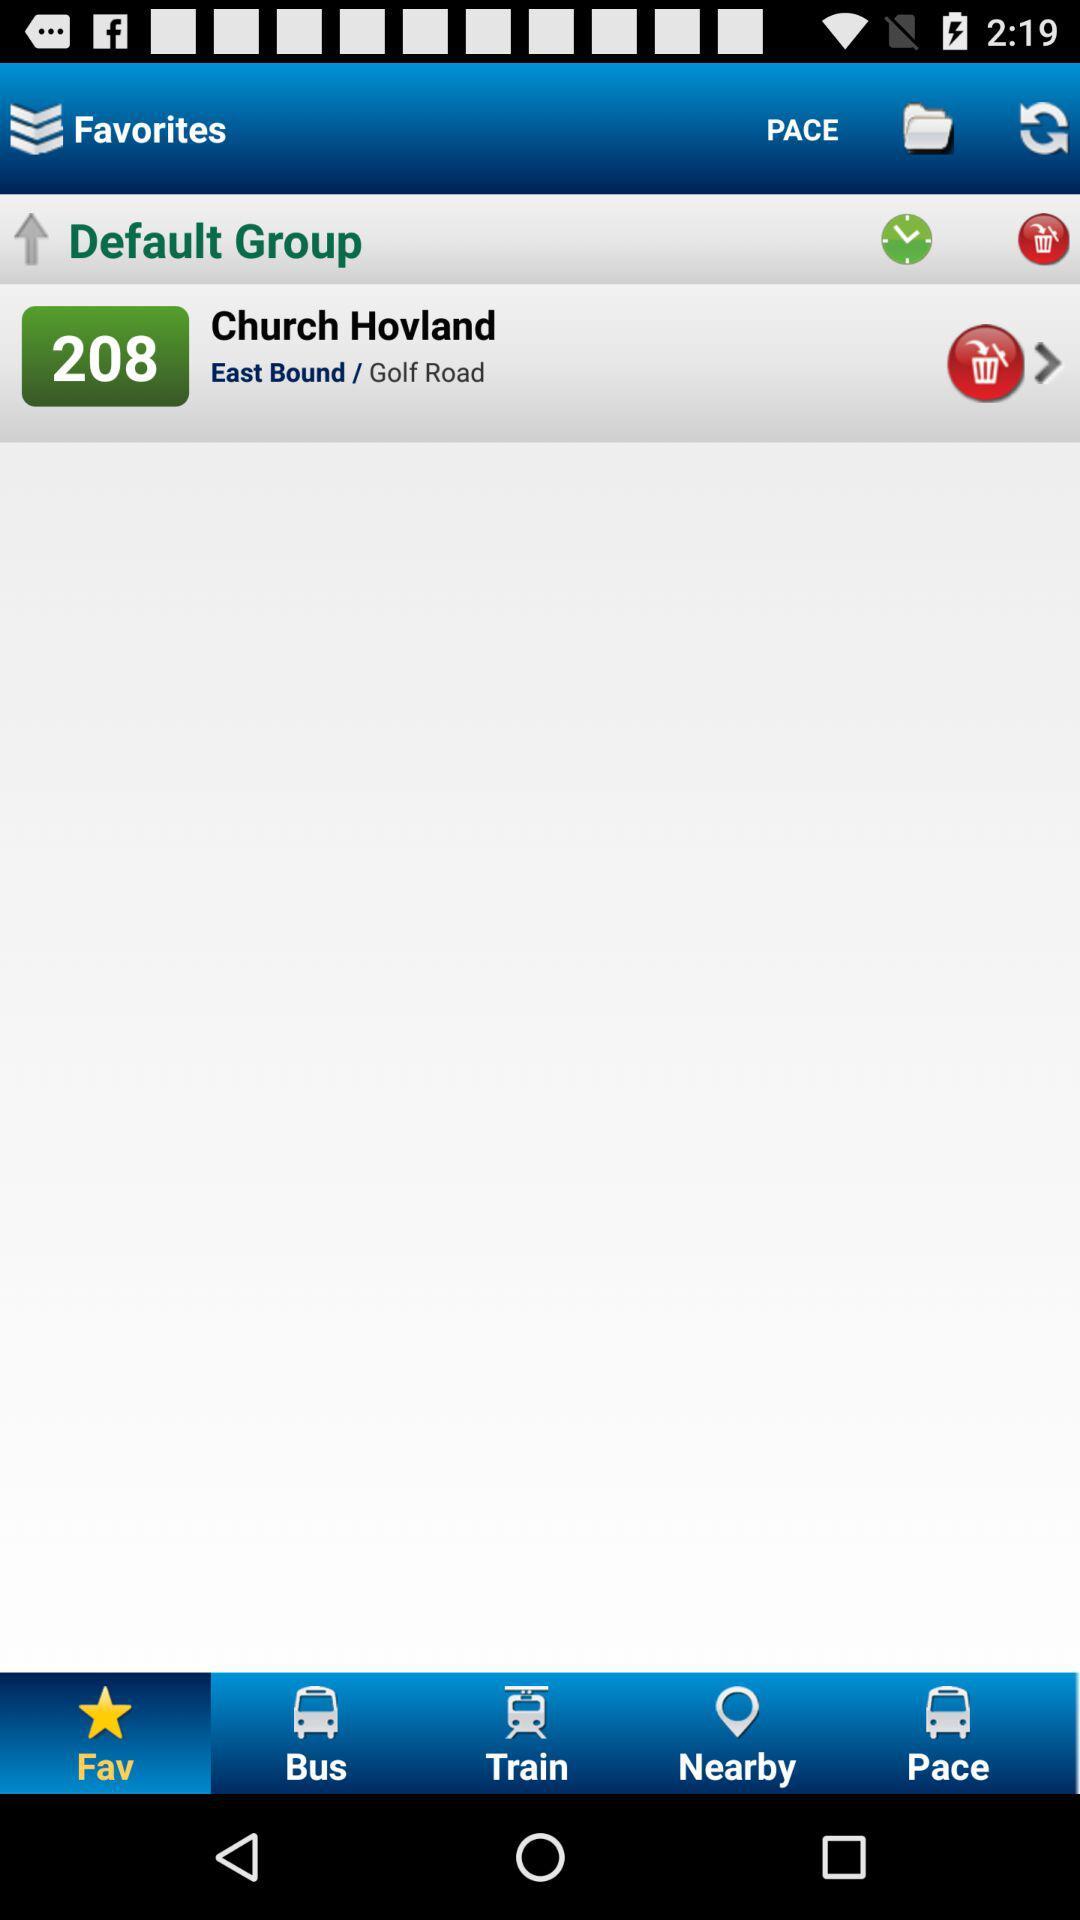 The width and height of the screenshot is (1080, 1920). What do you see at coordinates (984, 363) in the screenshot?
I see `delete item` at bounding box center [984, 363].